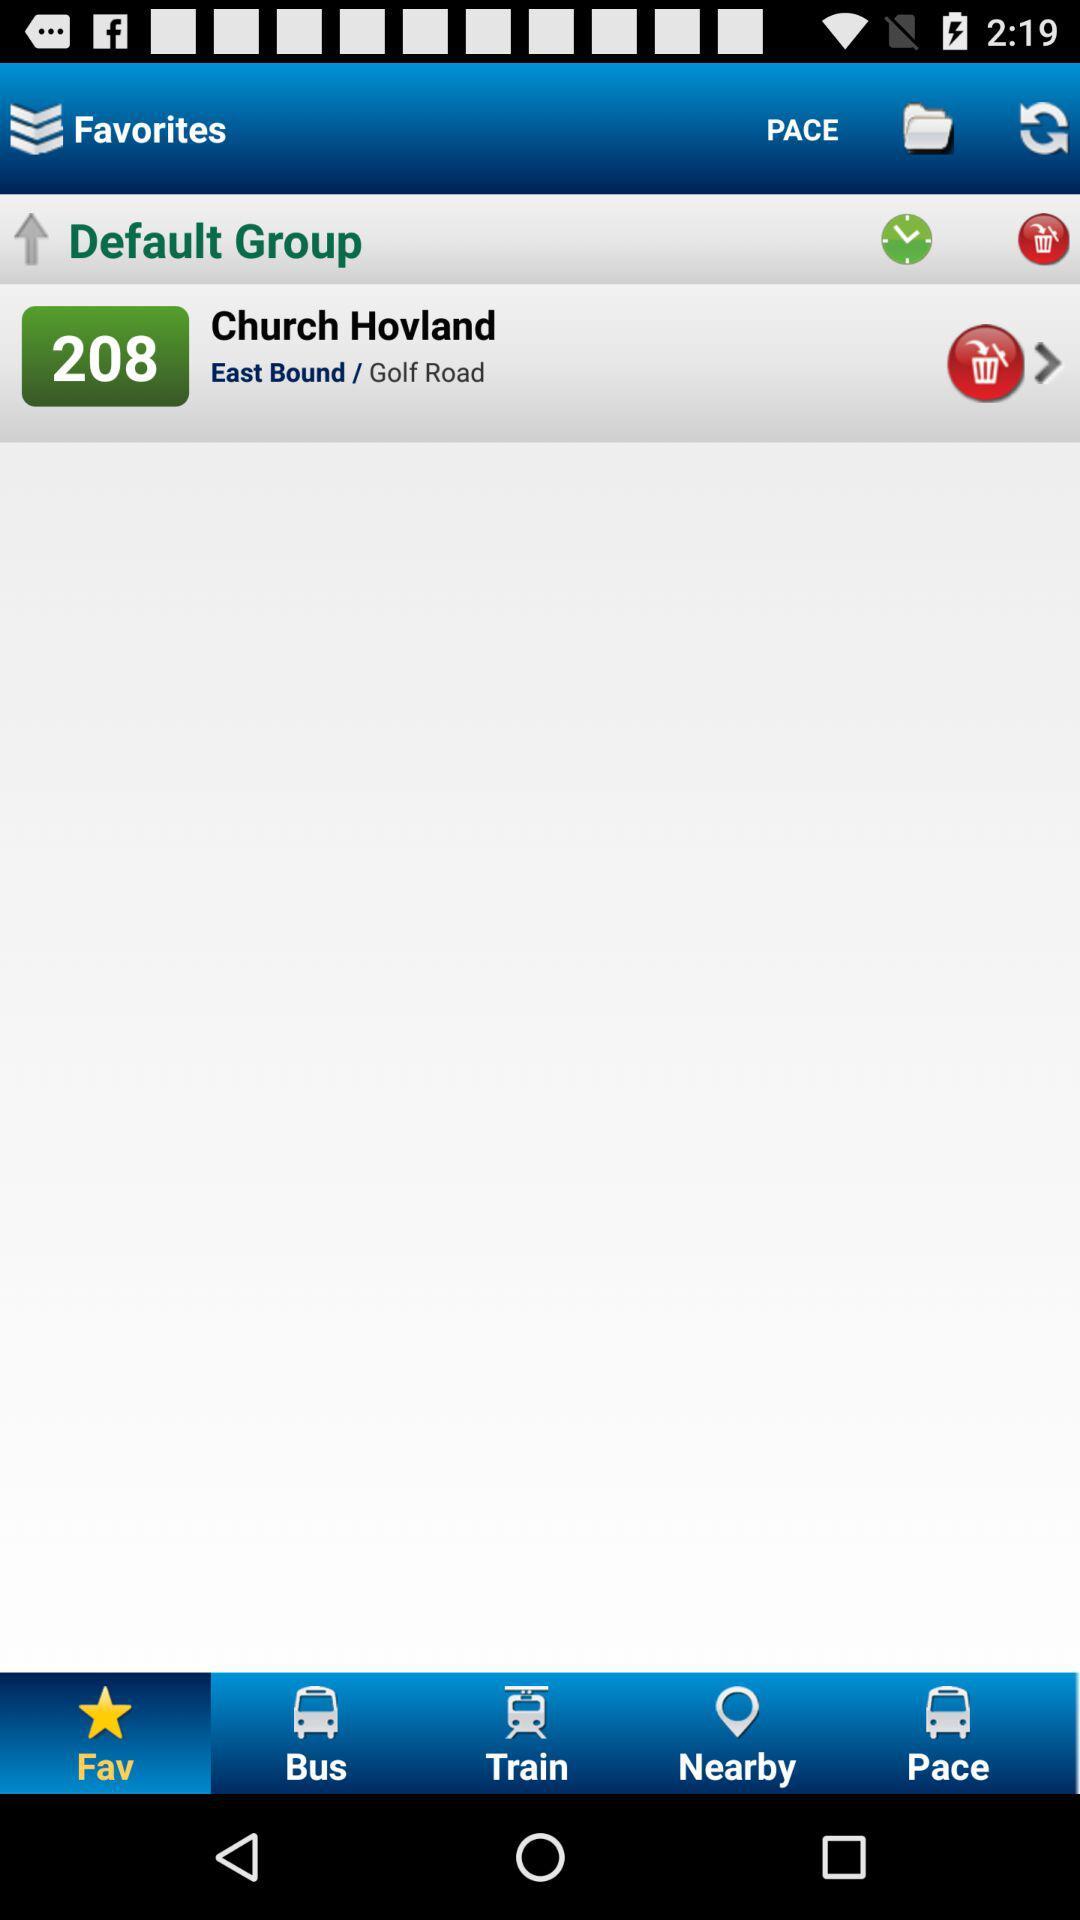 The width and height of the screenshot is (1080, 1920). What do you see at coordinates (984, 363) in the screenshot?
I see `delete item` at bounding box center [984, 363].